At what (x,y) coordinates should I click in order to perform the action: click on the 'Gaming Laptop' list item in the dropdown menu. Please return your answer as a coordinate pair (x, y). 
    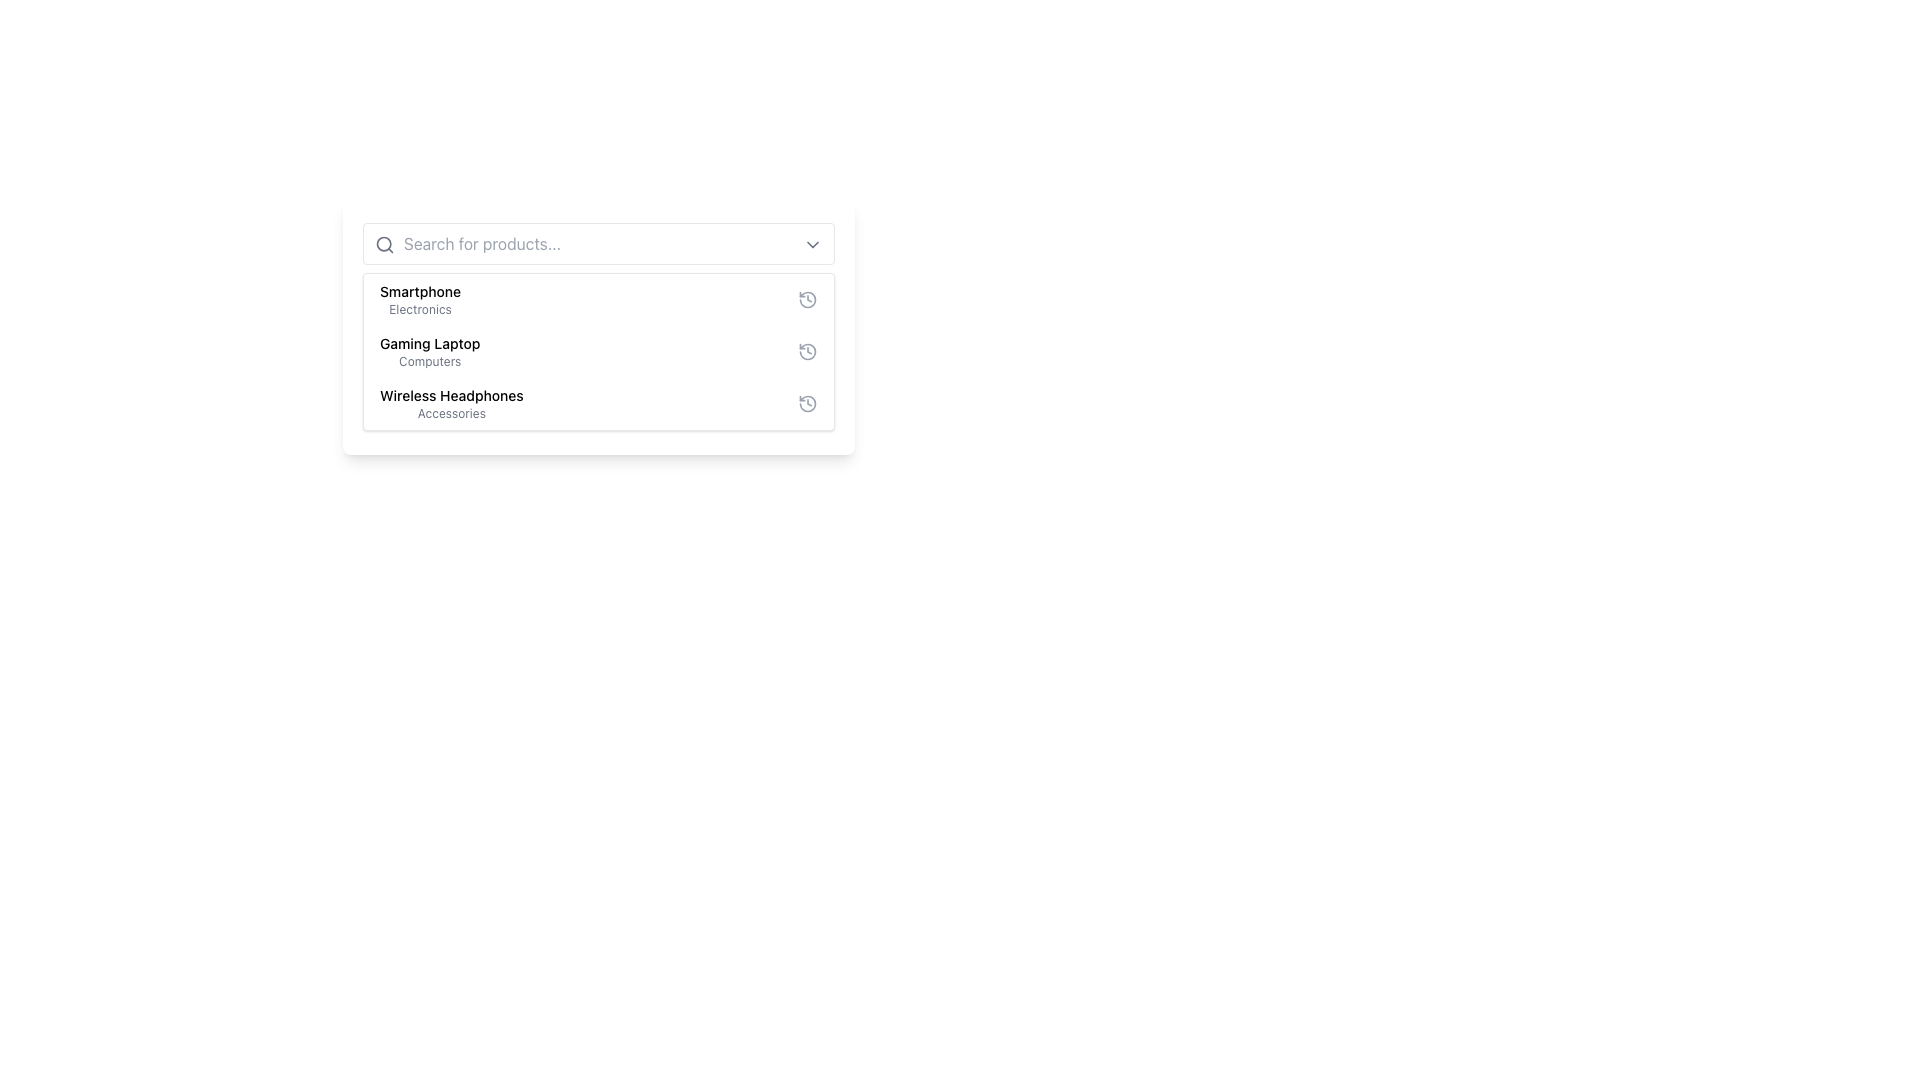
    Looking at the image, I should click on (598, 350).